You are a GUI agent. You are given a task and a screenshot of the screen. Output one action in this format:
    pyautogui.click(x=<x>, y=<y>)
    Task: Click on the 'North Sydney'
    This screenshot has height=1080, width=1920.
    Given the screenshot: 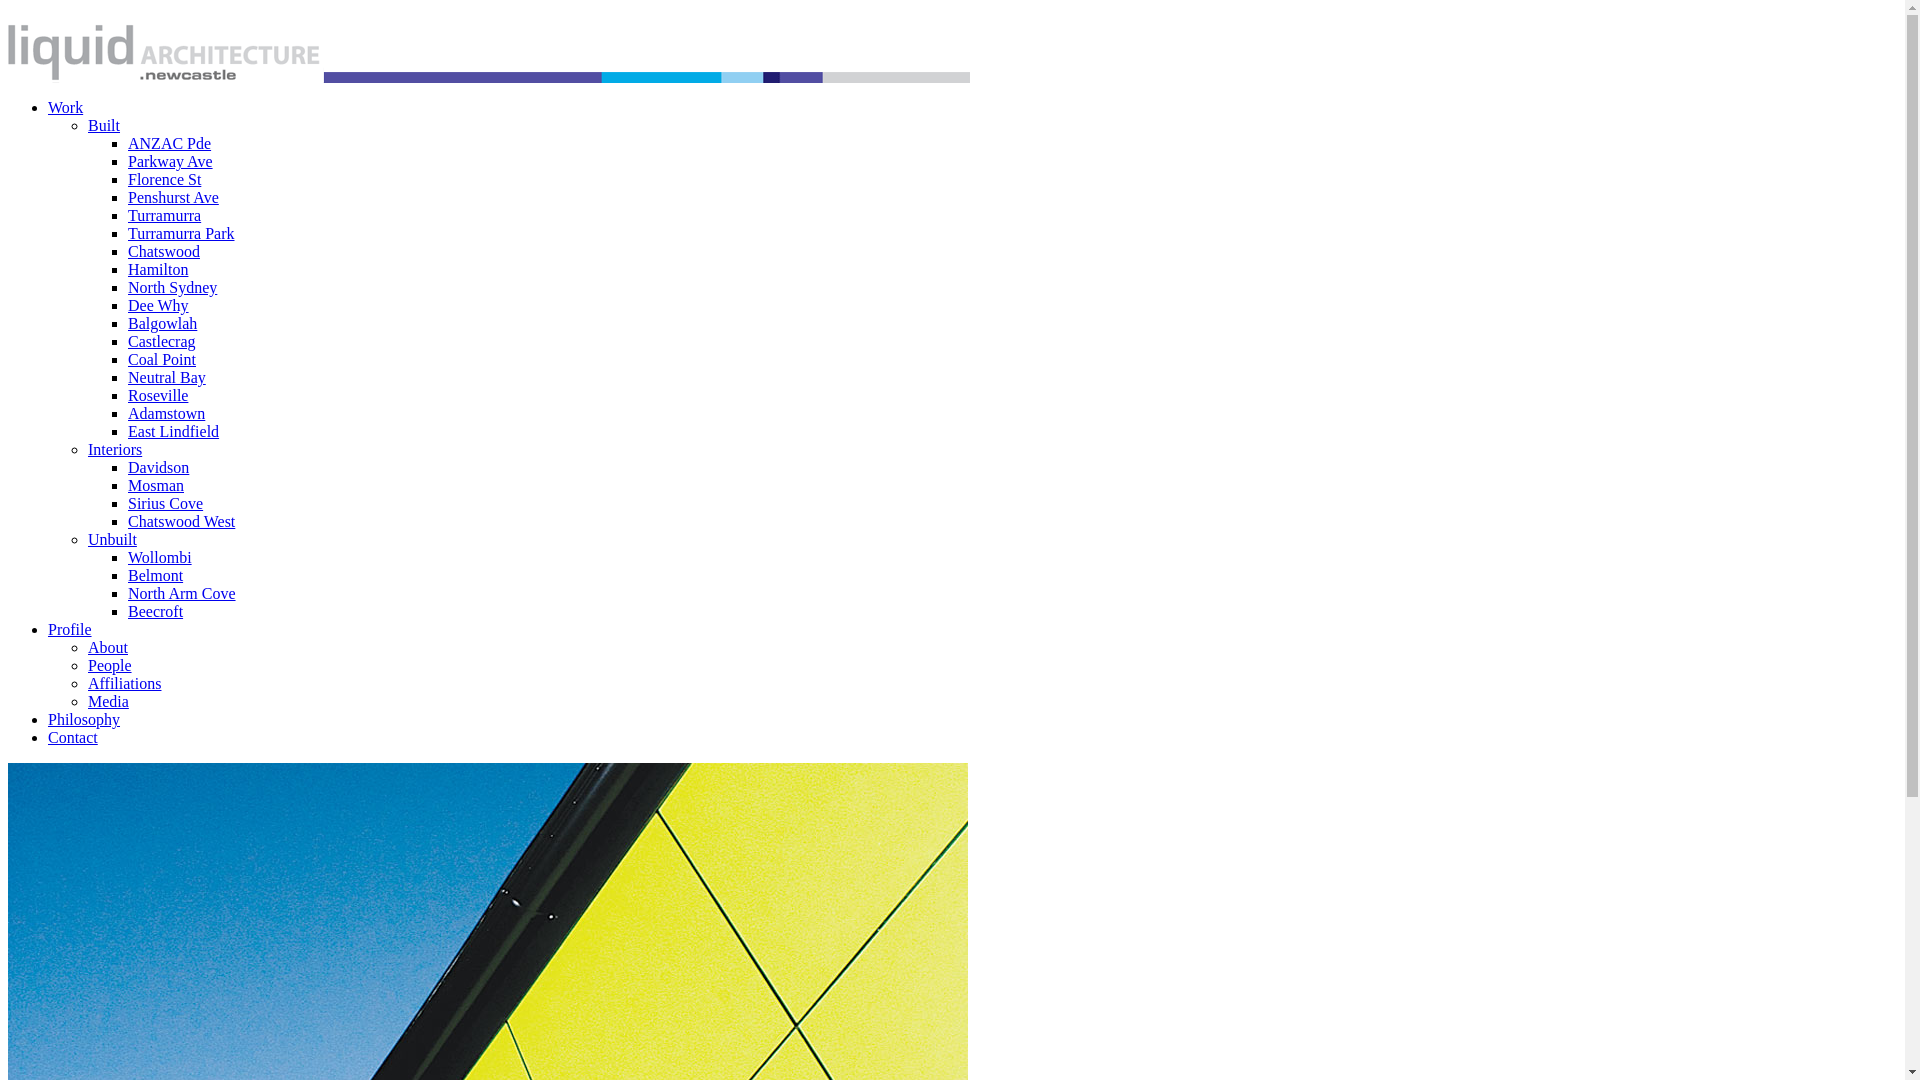 What is the action you would take?
    pyautogui.click(x=172, y=287)
    